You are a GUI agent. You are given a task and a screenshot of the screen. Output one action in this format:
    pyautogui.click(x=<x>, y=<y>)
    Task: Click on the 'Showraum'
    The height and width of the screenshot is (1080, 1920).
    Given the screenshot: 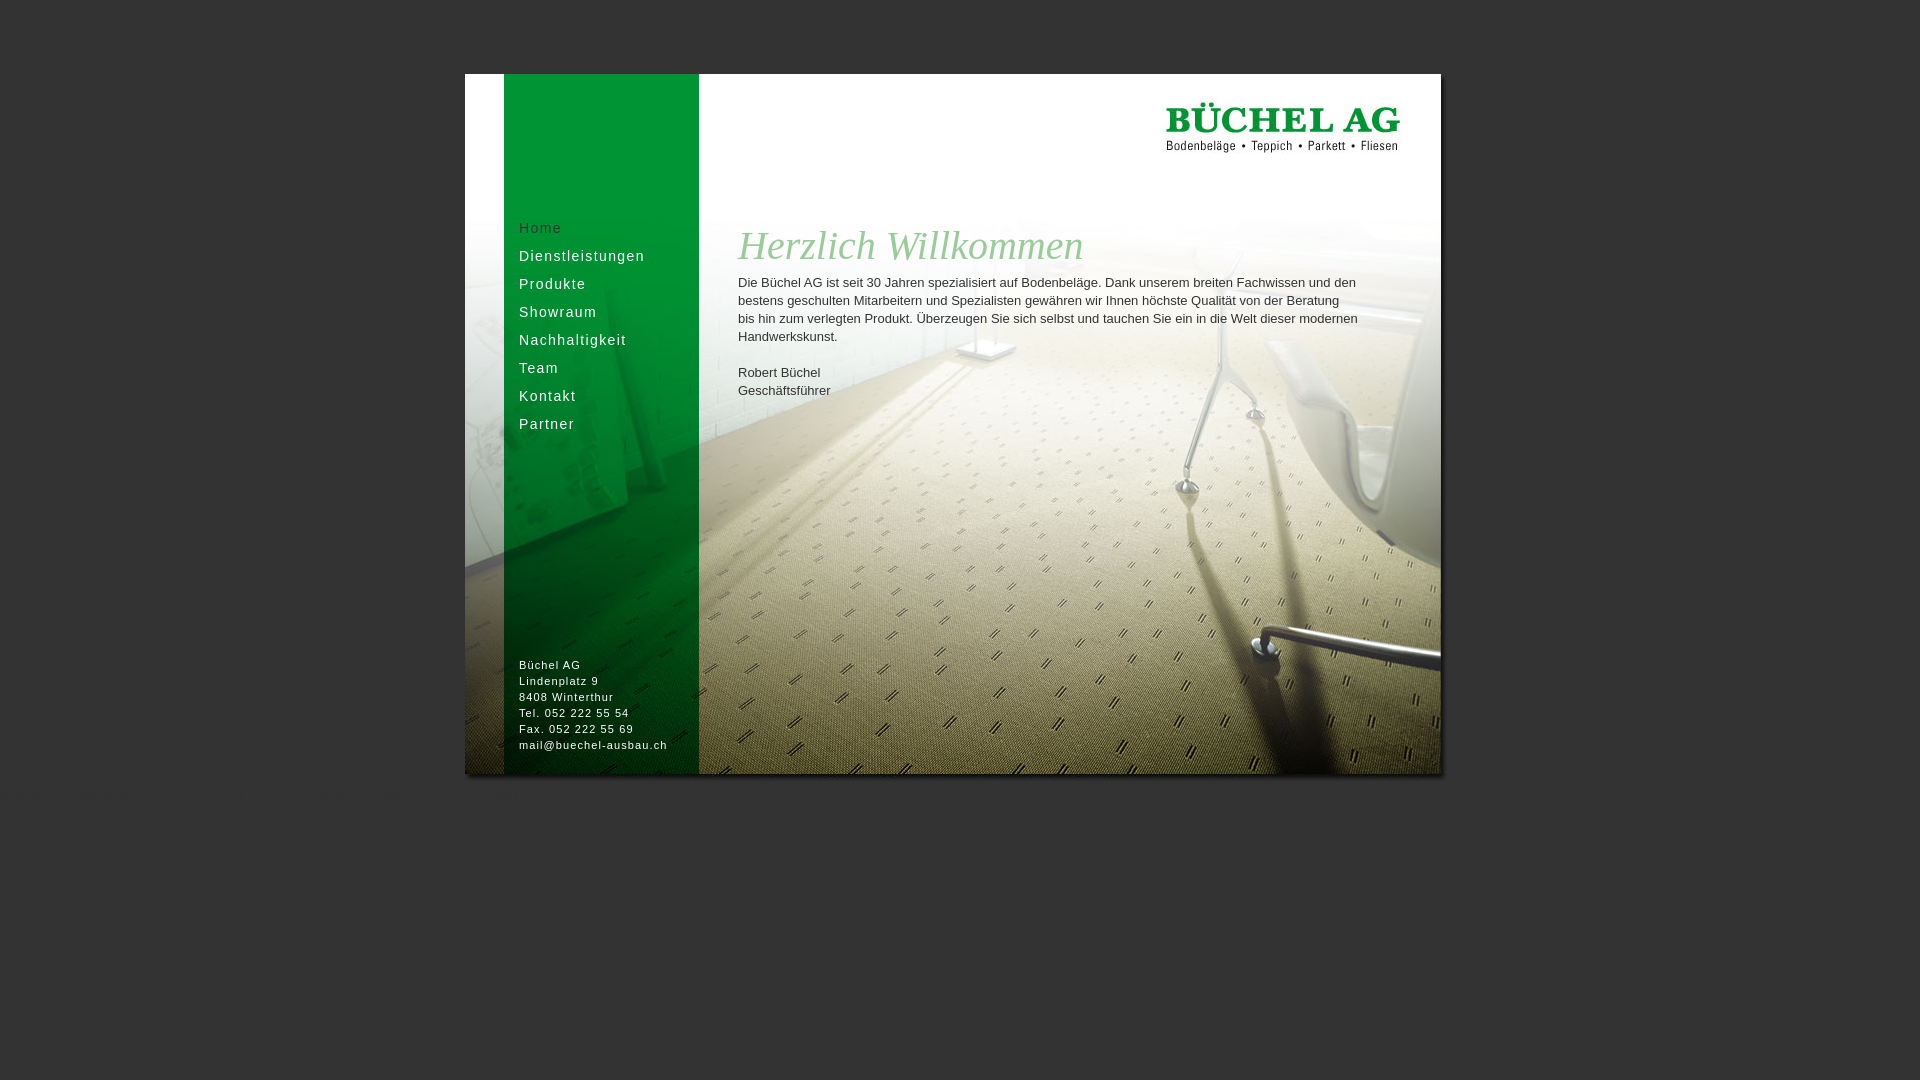 What is the action you would take?
    pyautogui.click(x=557, y=312)
    